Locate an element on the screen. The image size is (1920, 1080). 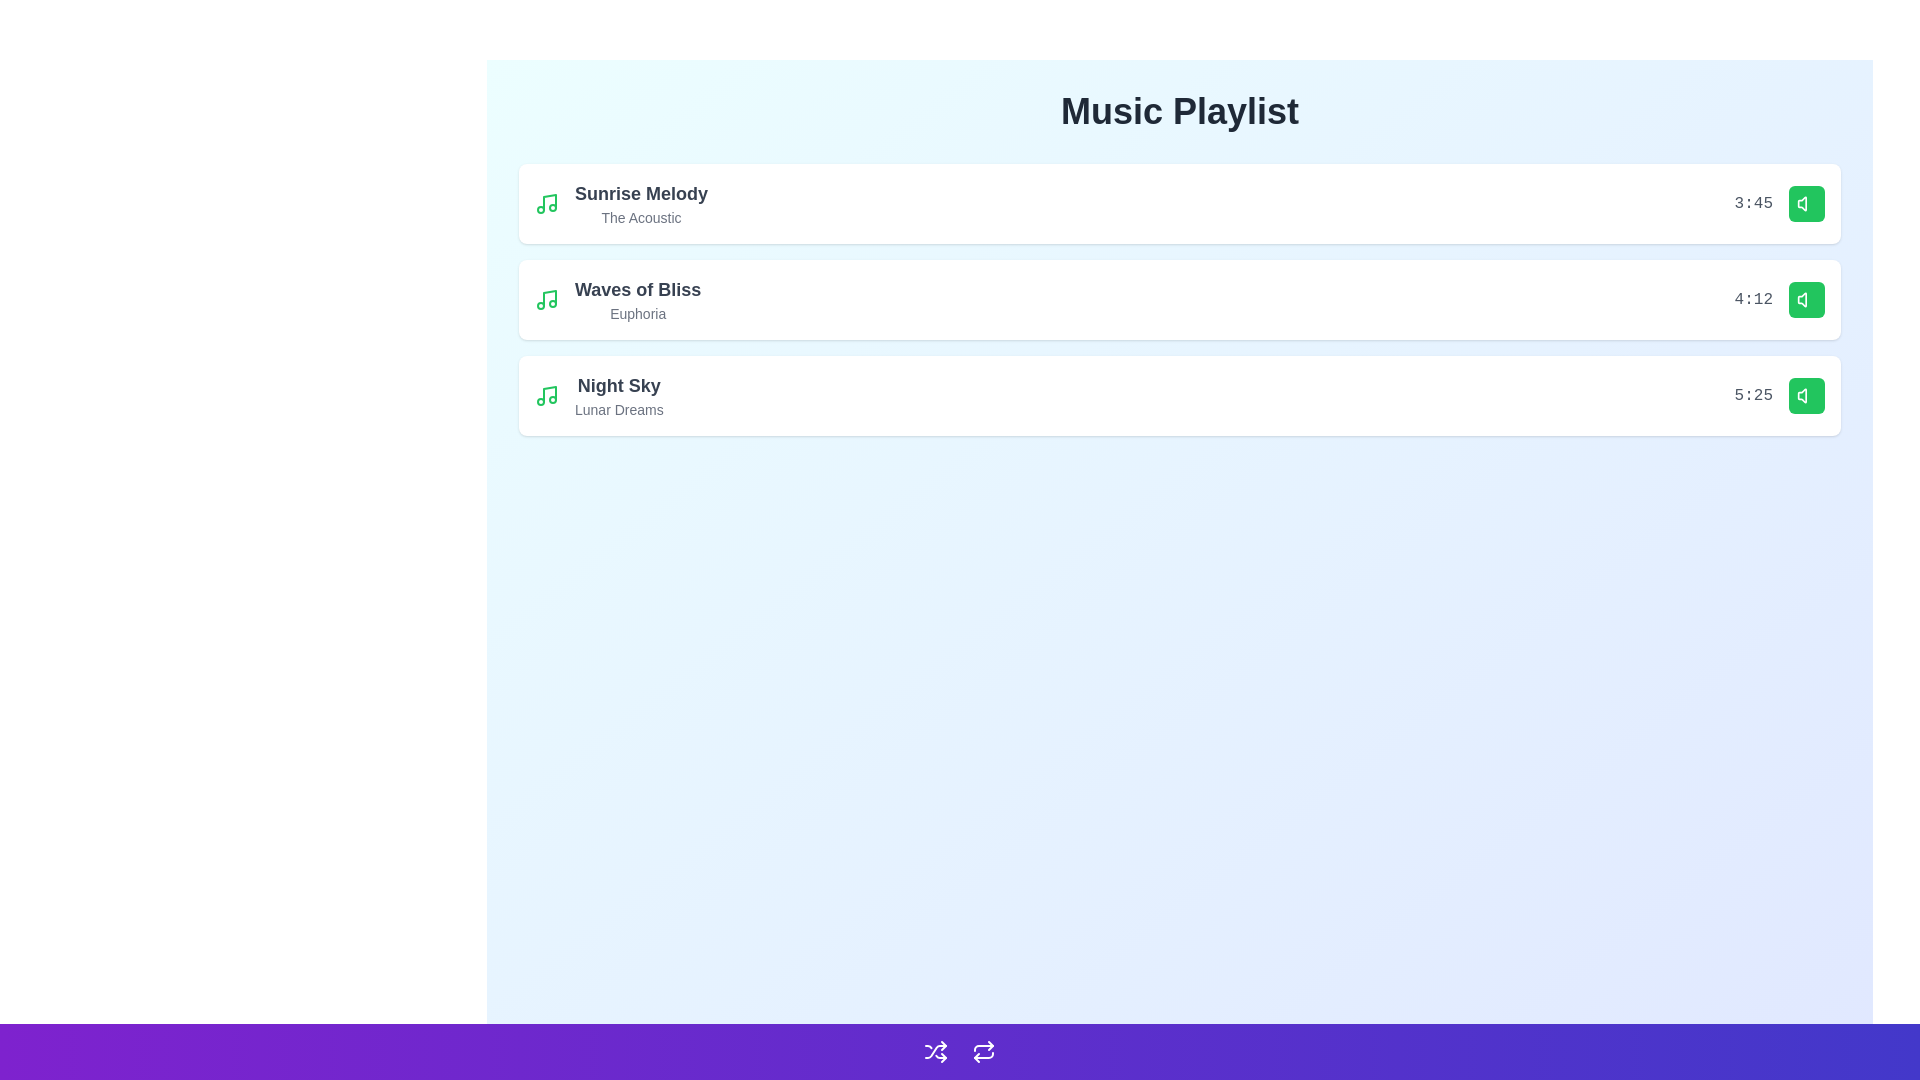
the text information block representing the second entry is located at coordinates (617, 300).